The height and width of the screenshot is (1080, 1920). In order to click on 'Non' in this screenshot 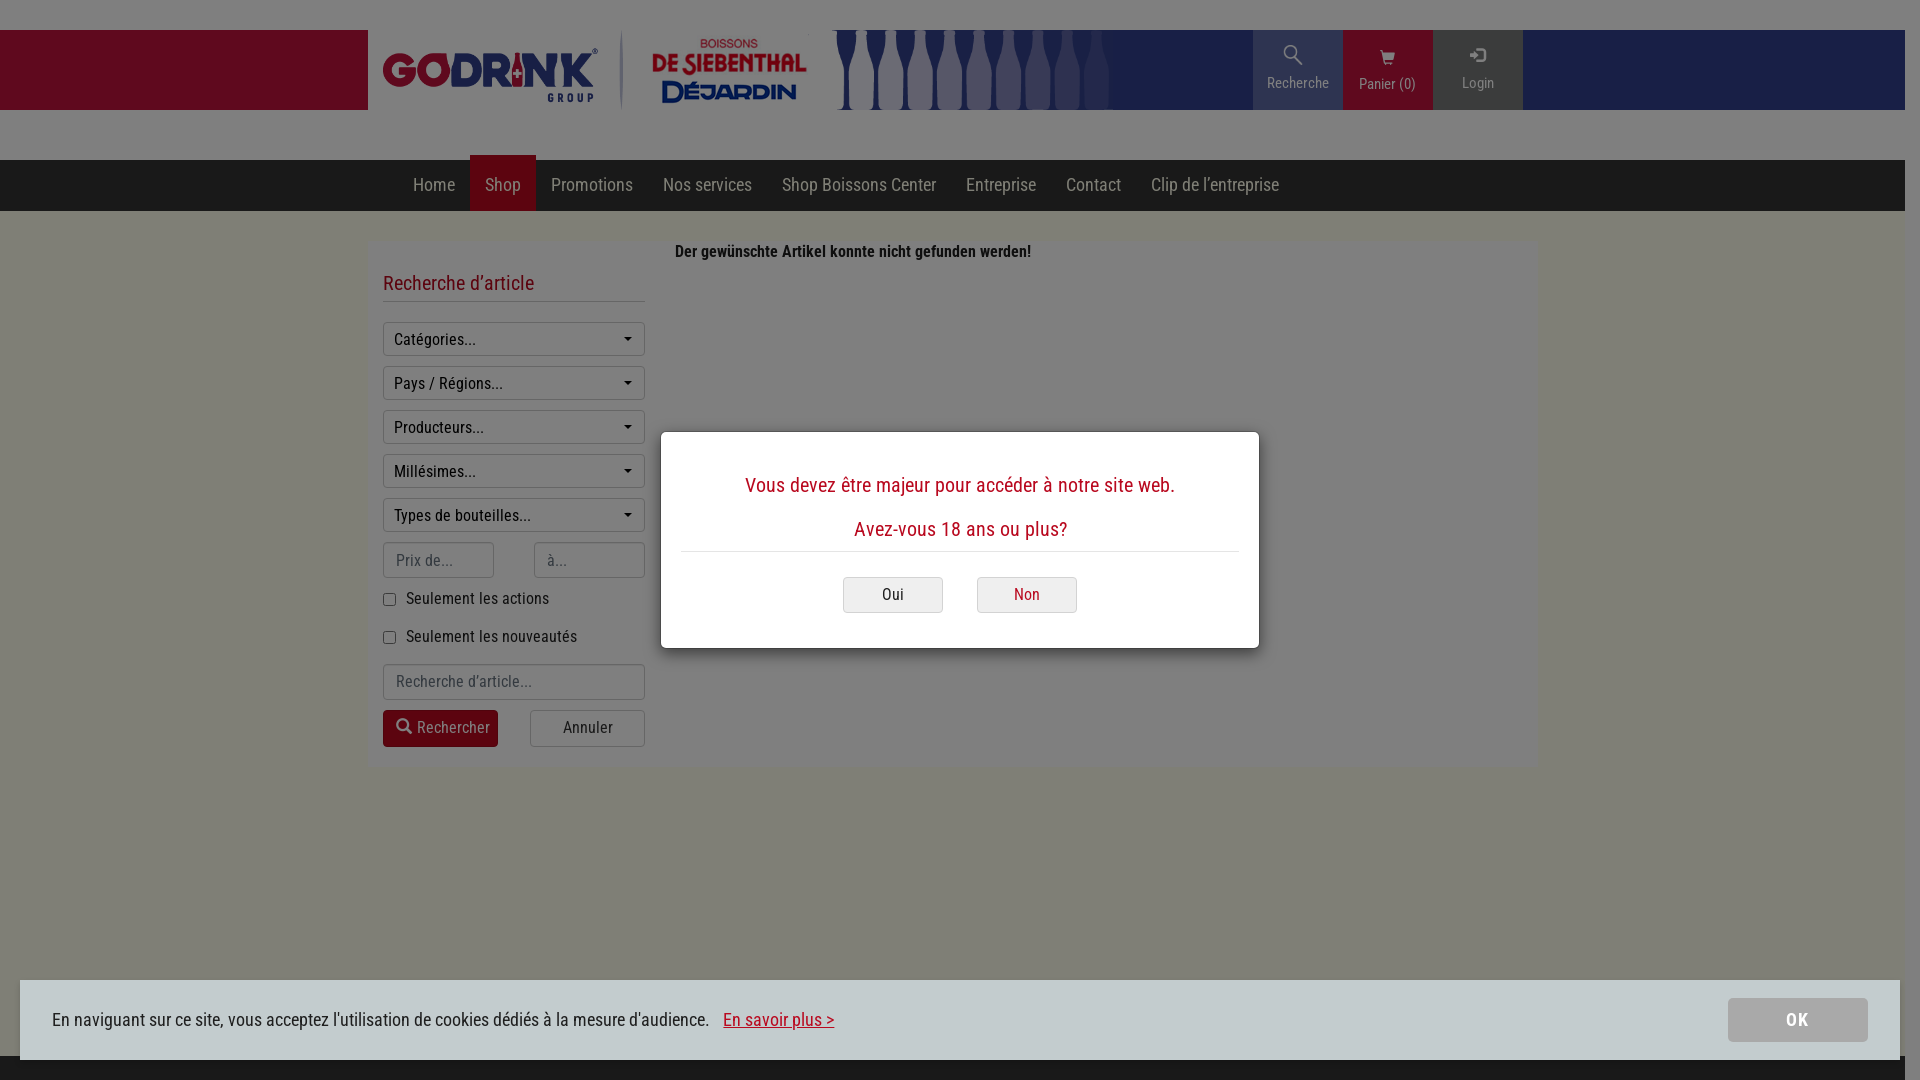, I will do `click(1027, 592)`.